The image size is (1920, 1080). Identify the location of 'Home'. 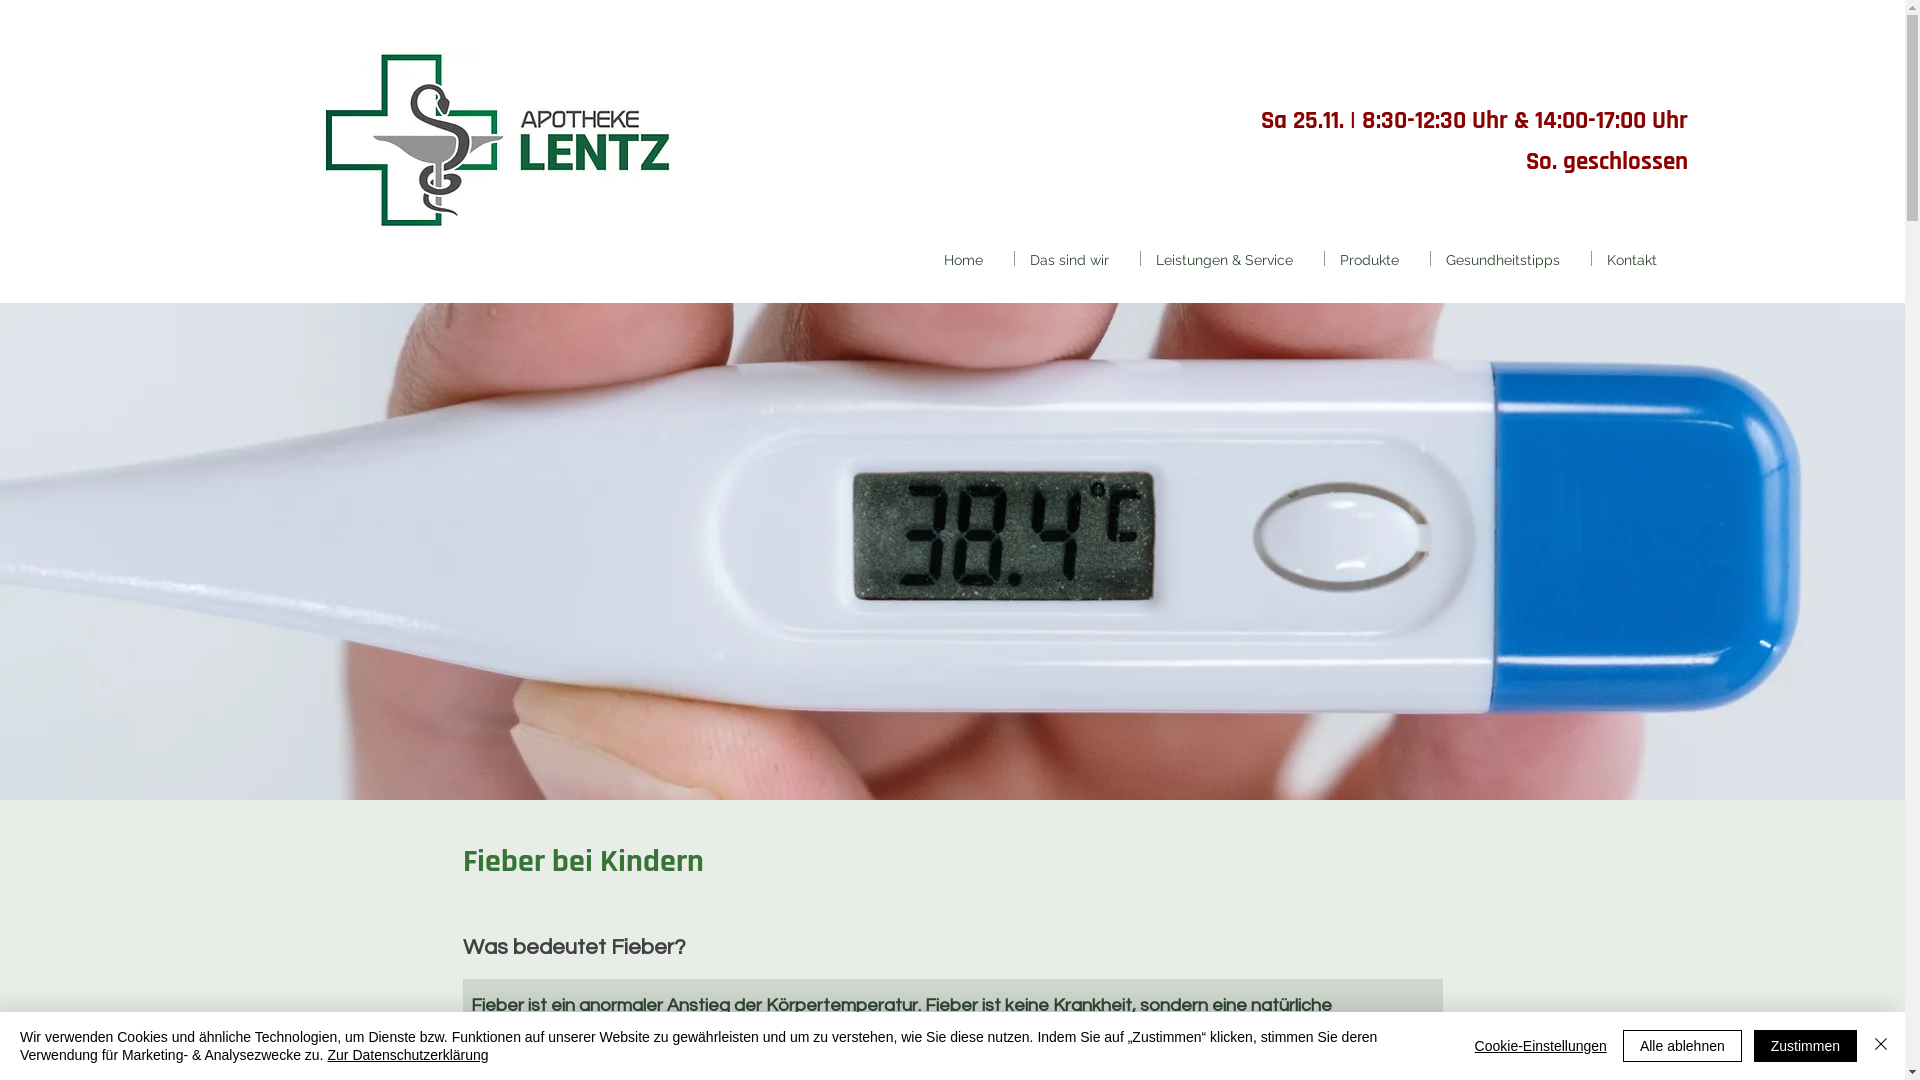
(971, 257).